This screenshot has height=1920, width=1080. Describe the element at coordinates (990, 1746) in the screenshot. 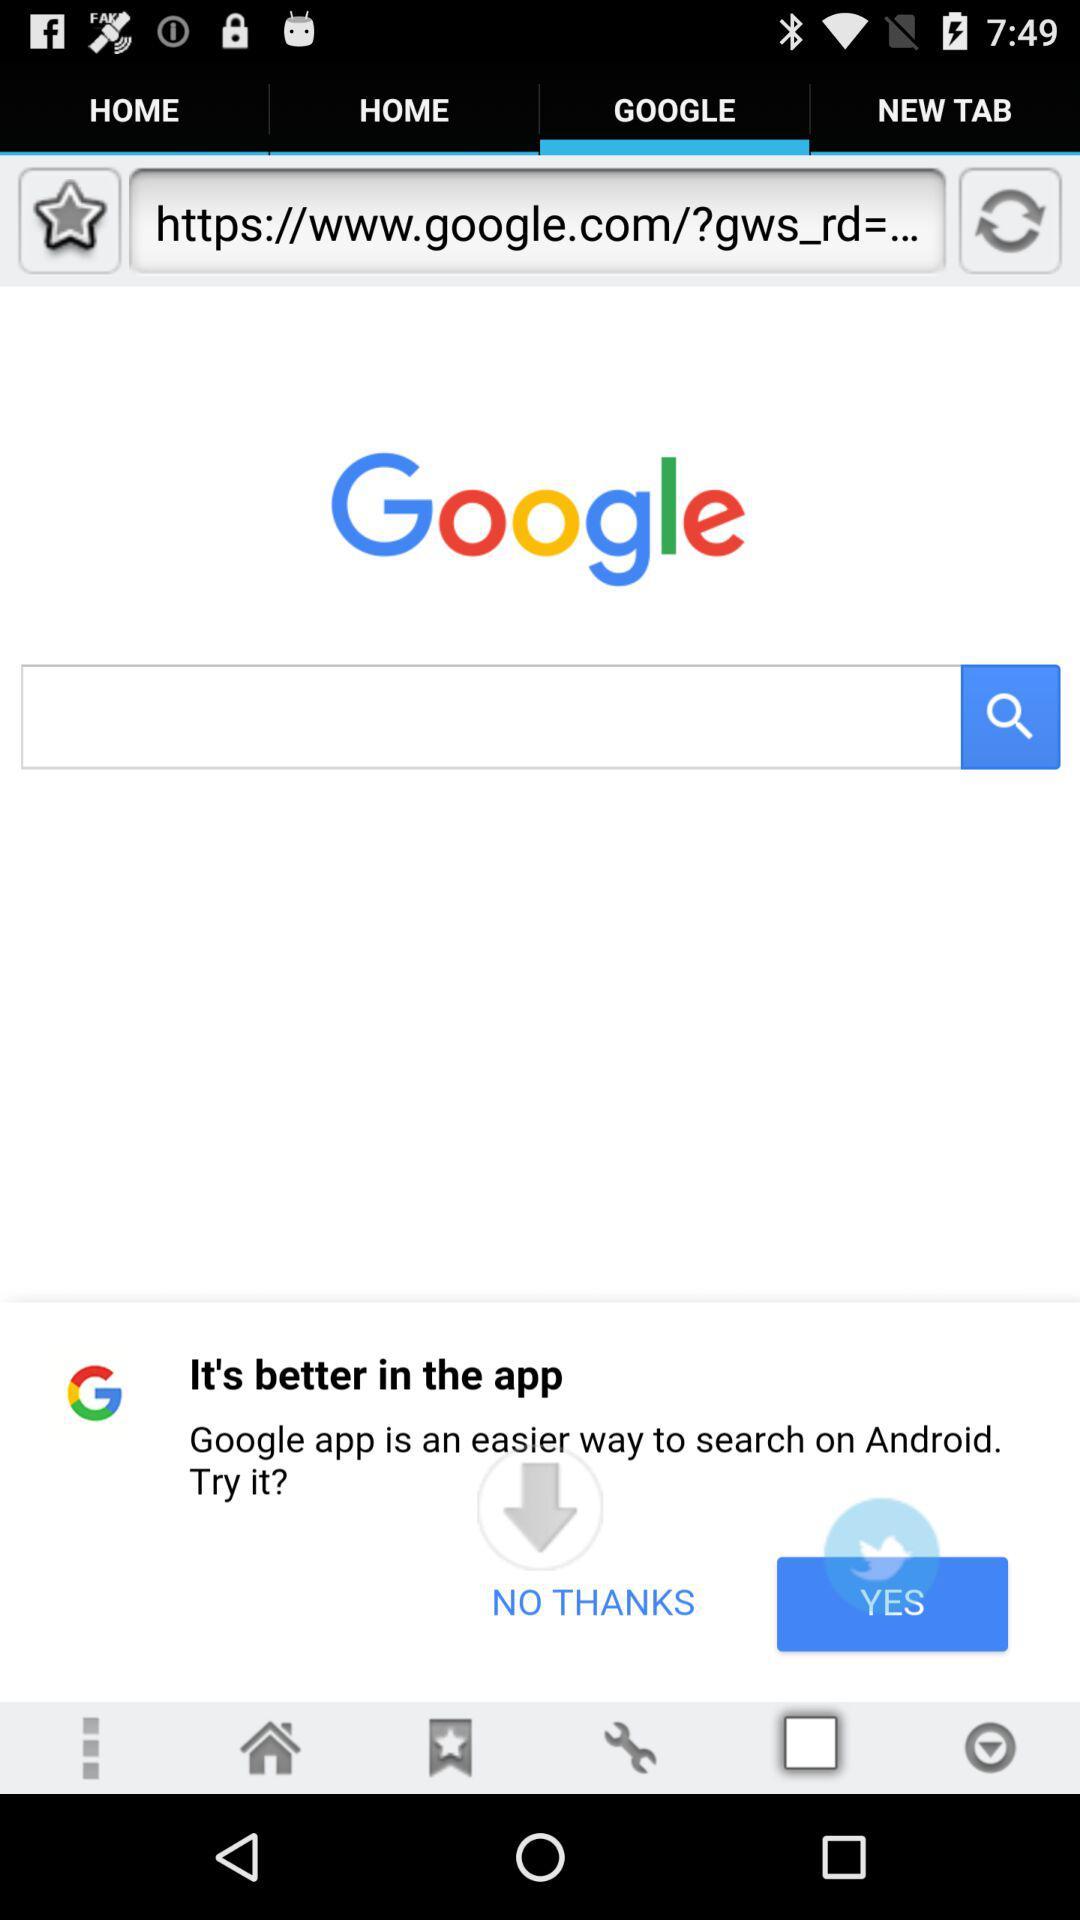

I see `stop button` at that location.